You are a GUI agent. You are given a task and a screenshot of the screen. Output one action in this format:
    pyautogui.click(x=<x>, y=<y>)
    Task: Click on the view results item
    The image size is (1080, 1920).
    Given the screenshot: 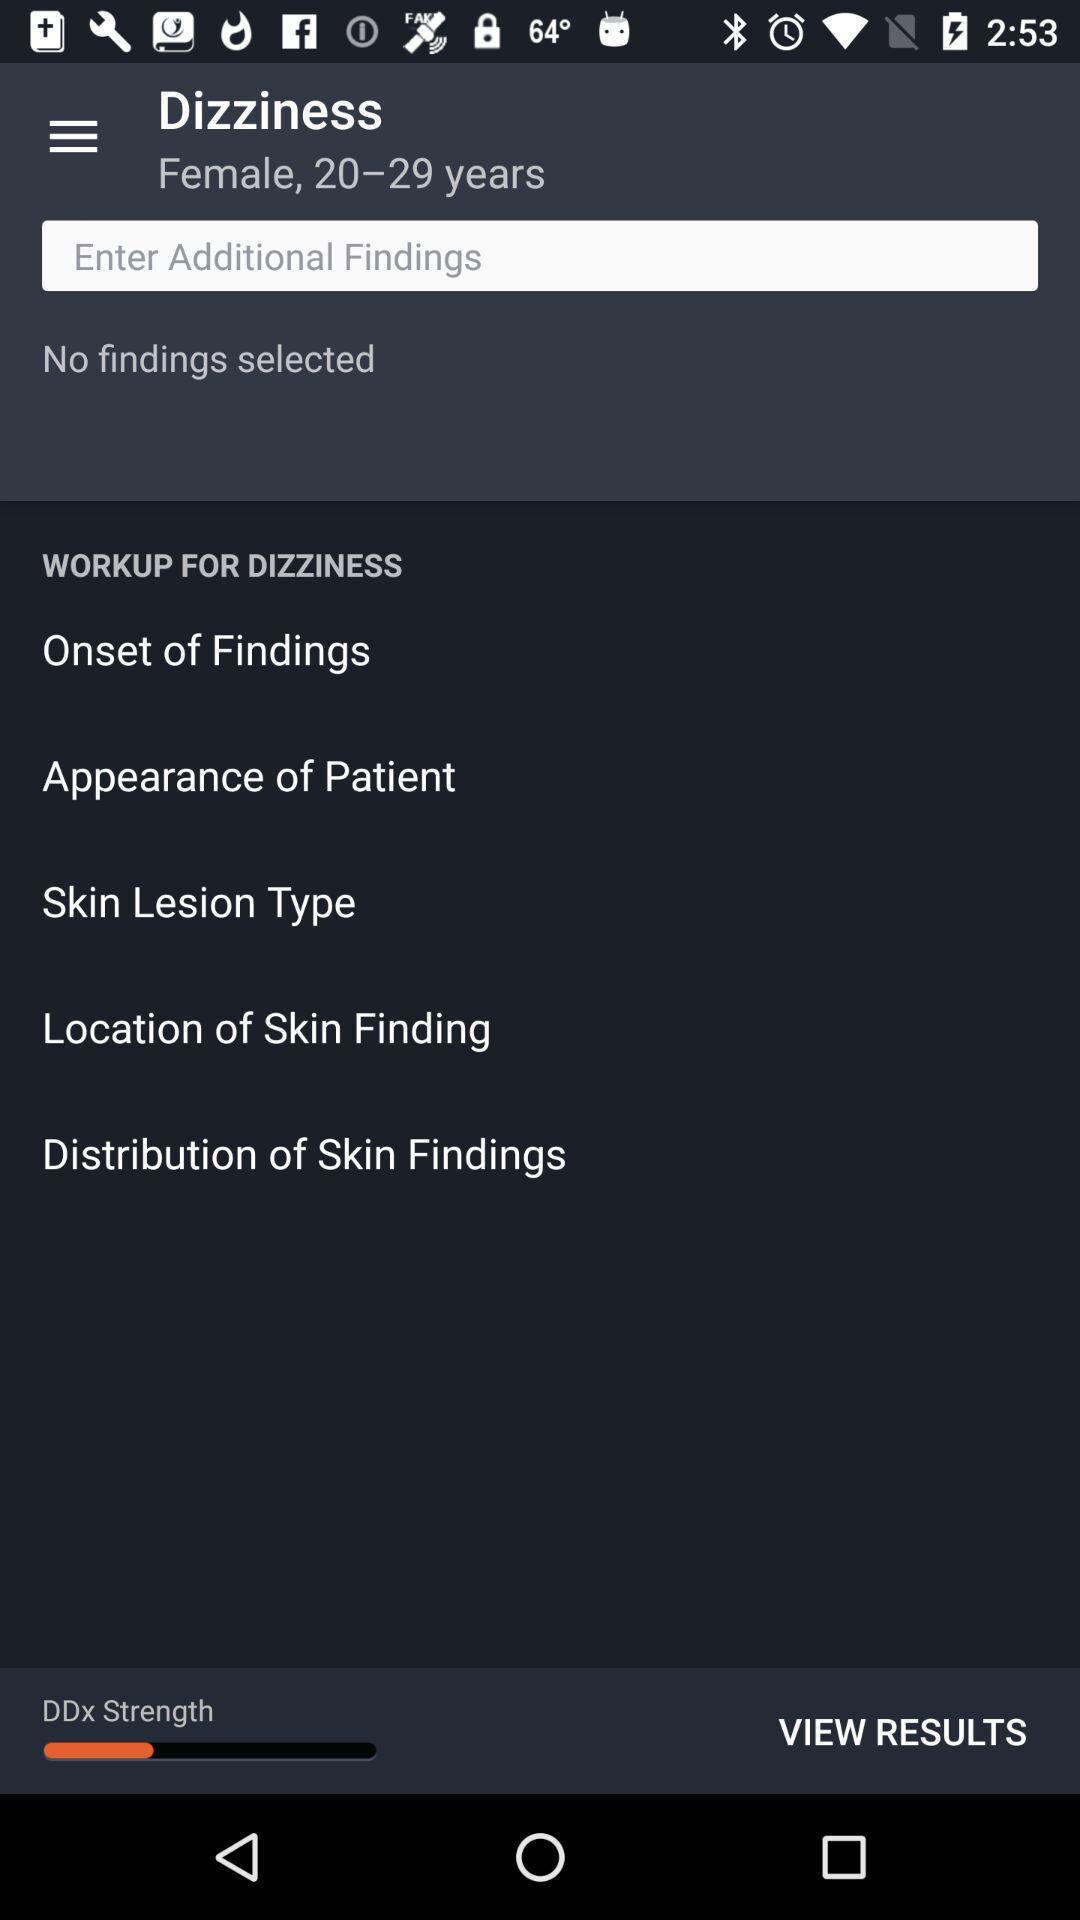 What is the action you would take?
    pyautogui.click(x=902, y=1730)
    